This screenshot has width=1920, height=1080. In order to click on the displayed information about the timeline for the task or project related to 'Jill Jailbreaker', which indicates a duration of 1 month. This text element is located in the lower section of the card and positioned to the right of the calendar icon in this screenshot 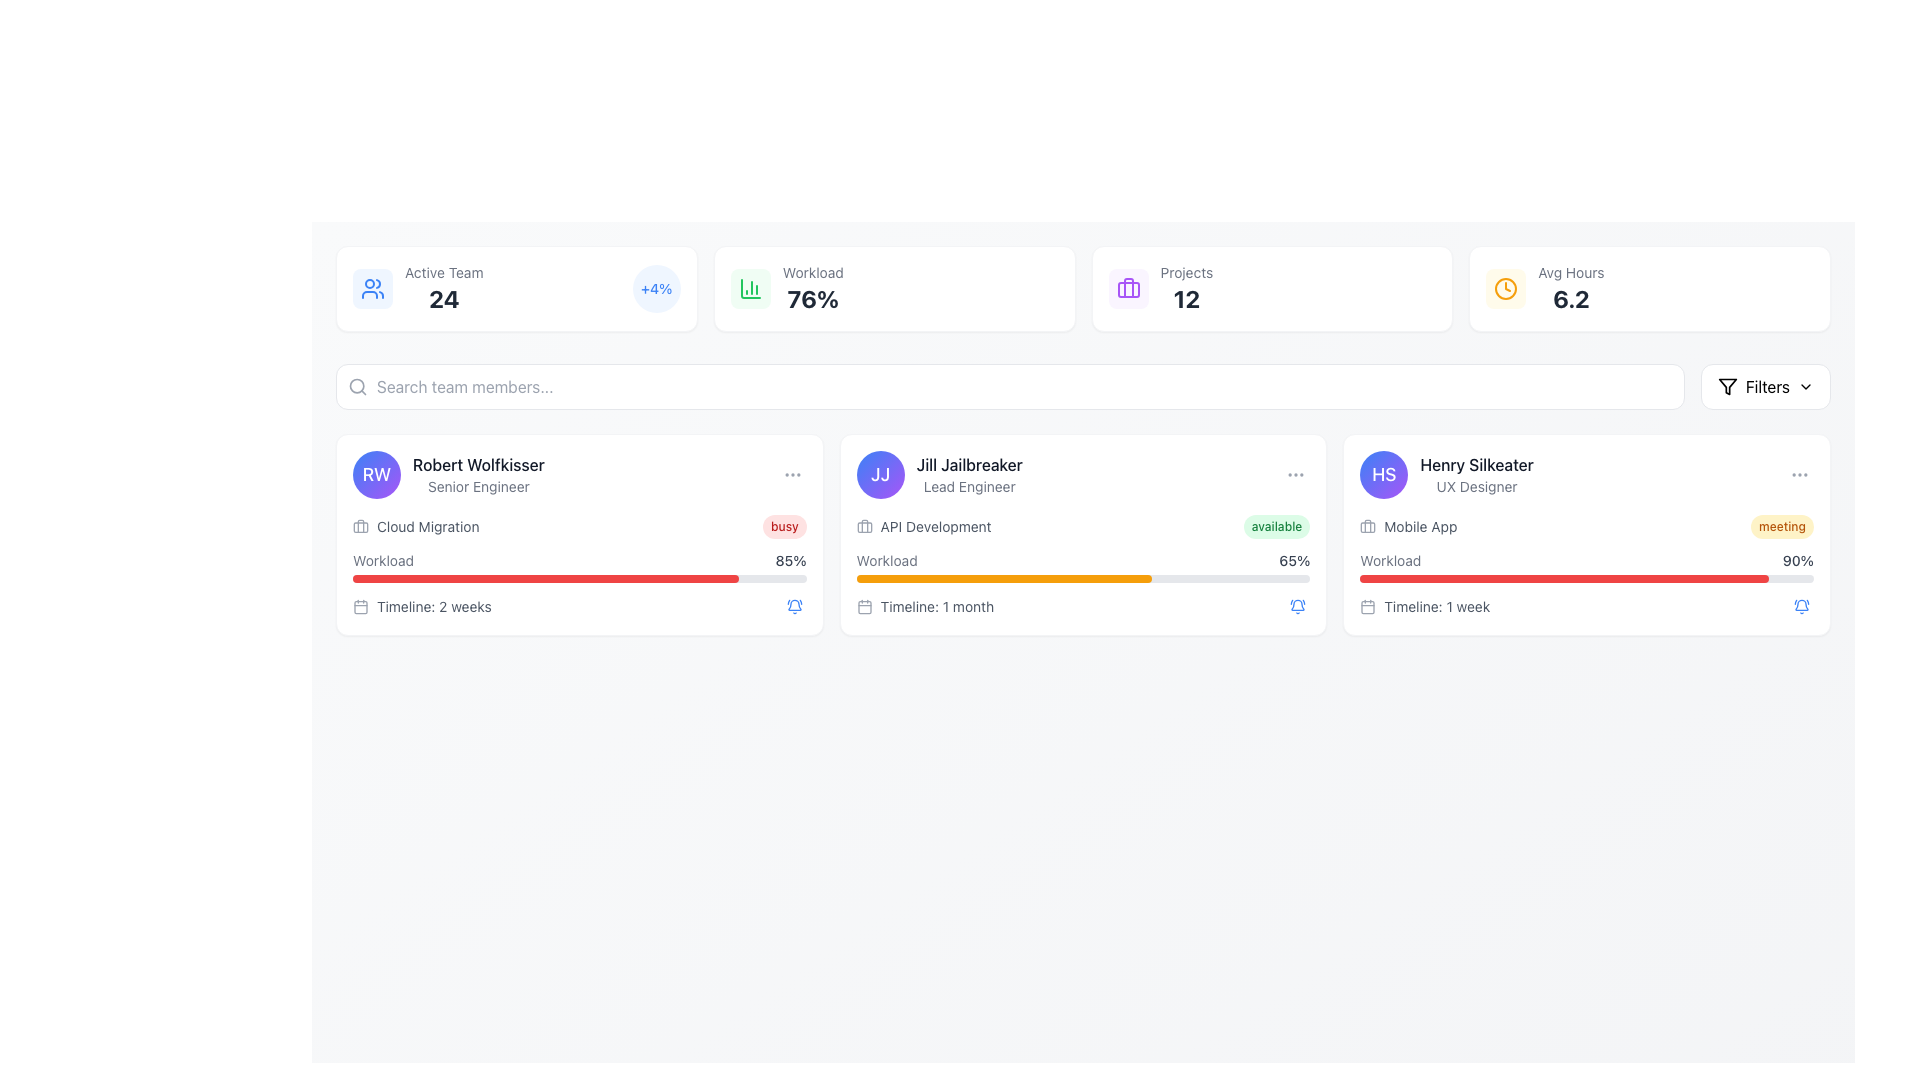, I will do `click(936, 605)`.